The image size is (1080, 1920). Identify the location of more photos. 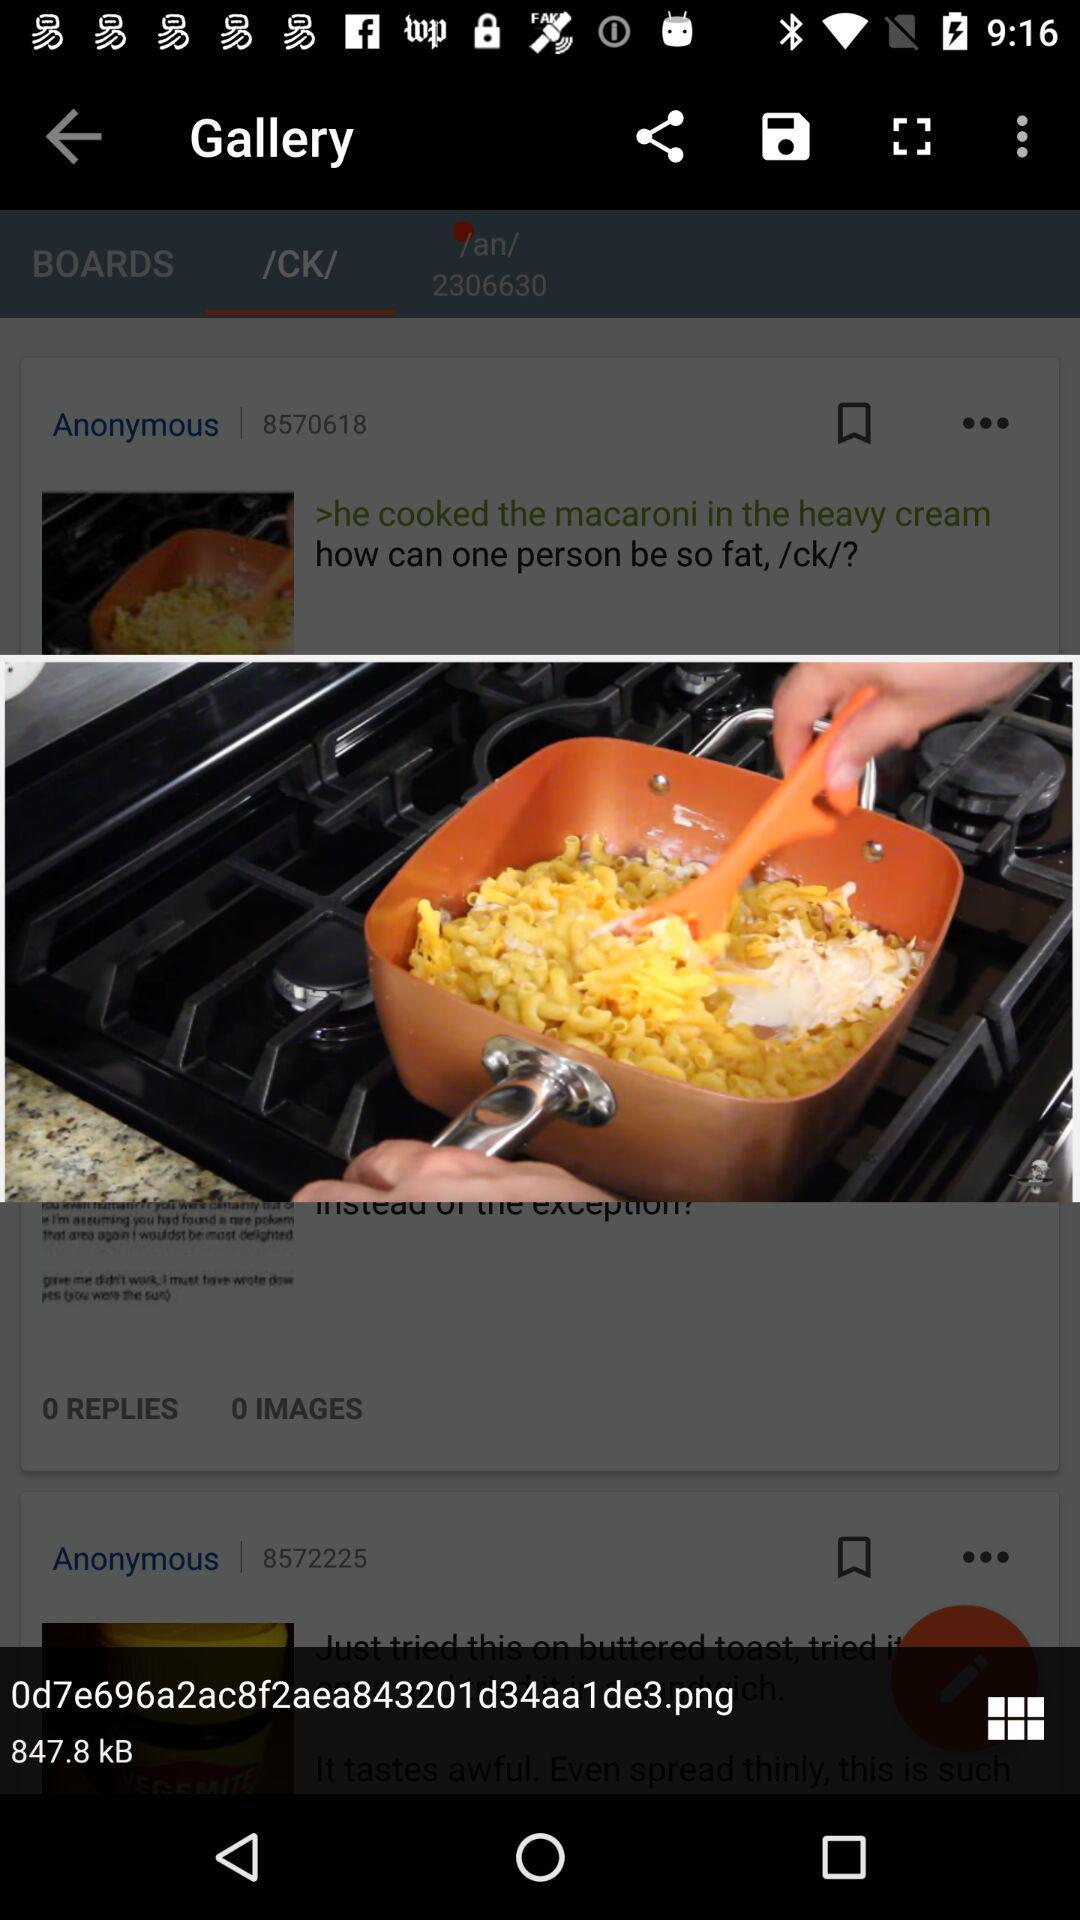
(1014, 1719).